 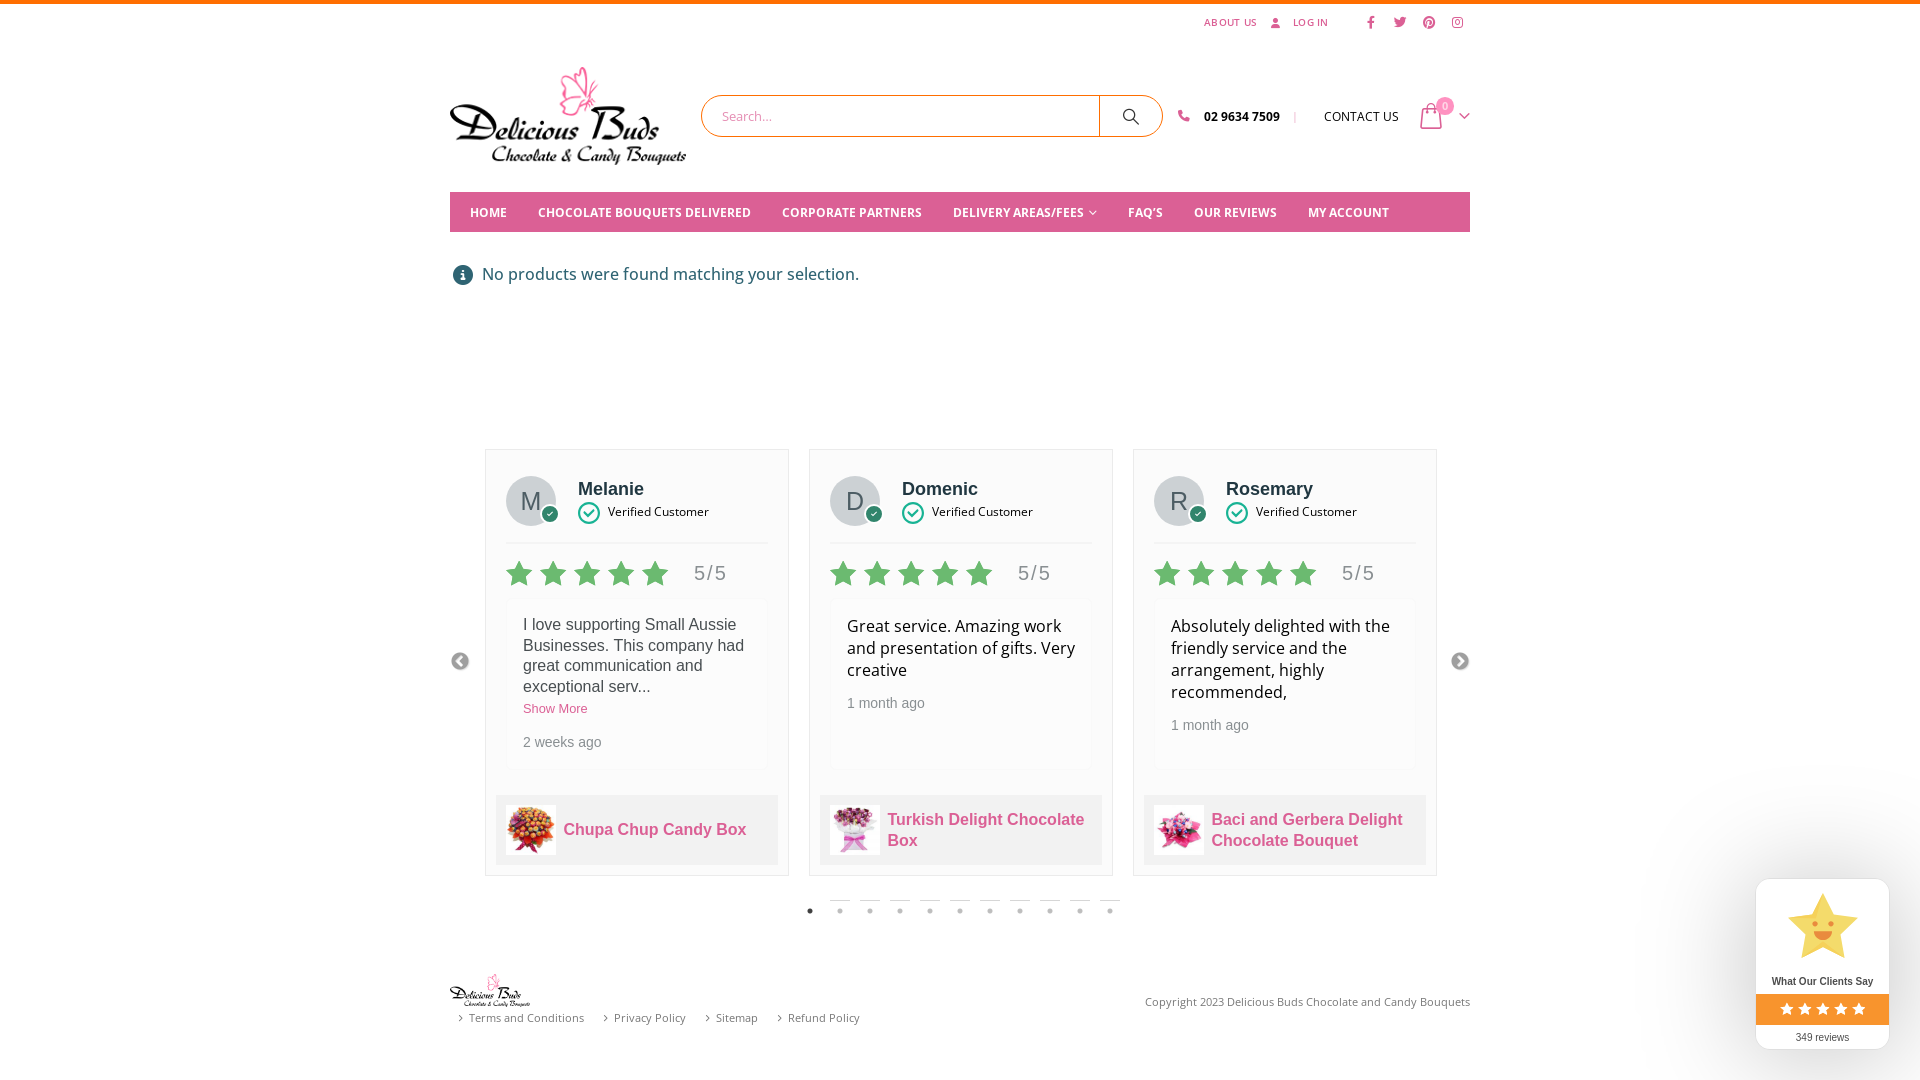 What do you see at coordinates (1306, 829) in the screenshot?
I see `'Baci and Gerbera Delight Chocolate Bouquet'` at bounding box center [1306, 829].